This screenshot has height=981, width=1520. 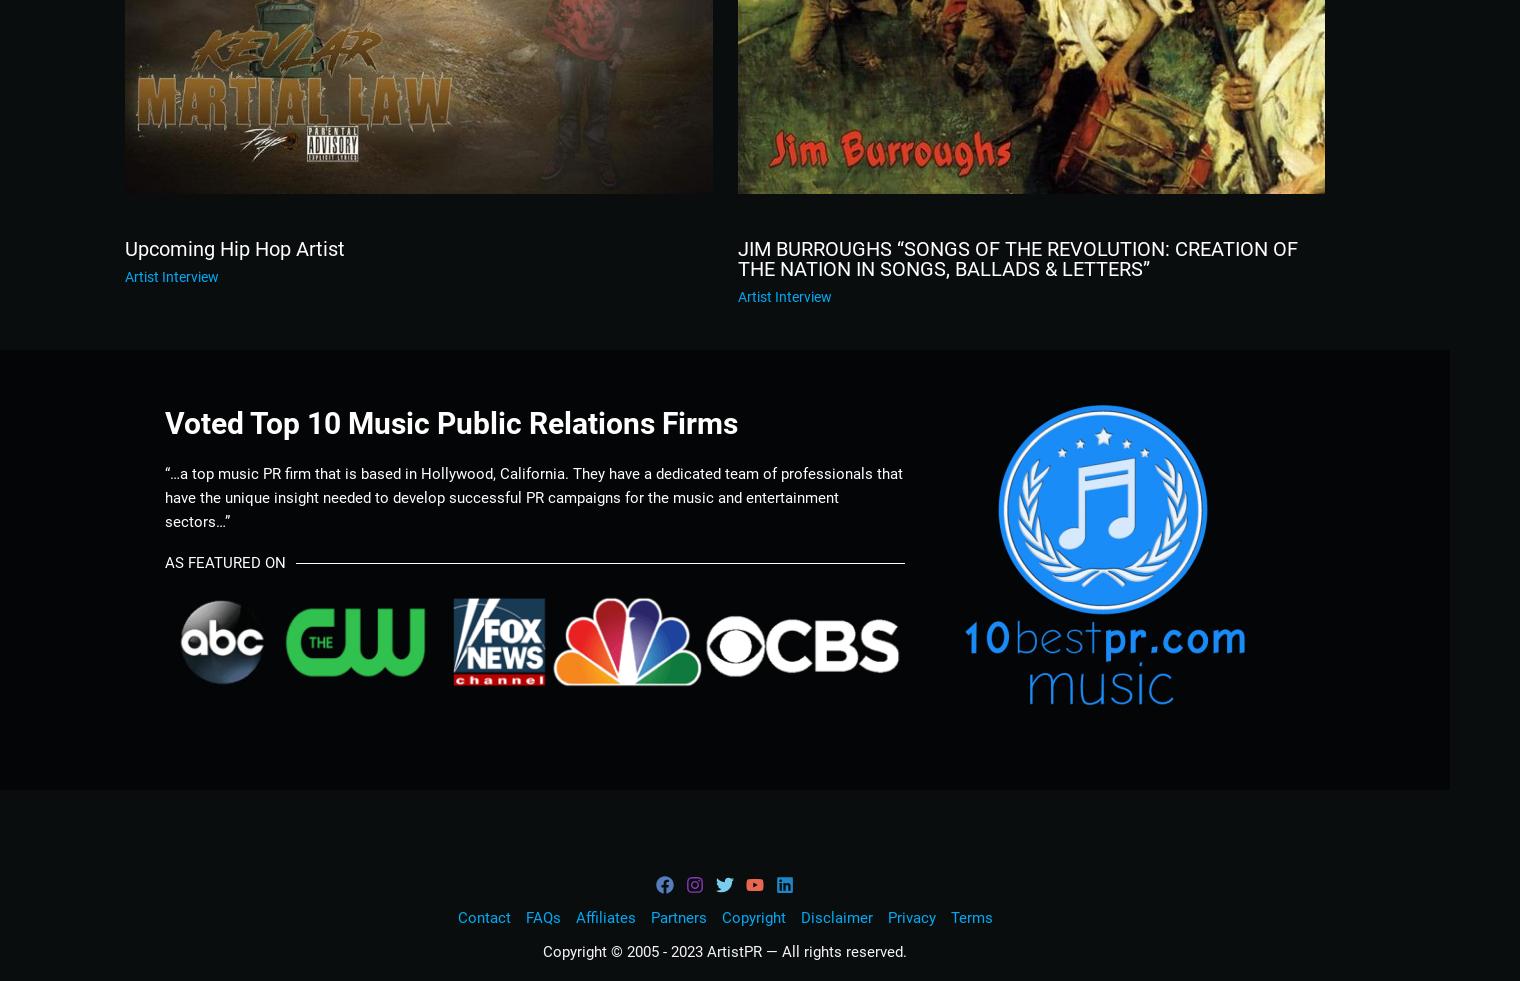 What do you see at coordinates (910, 918) in the screenshot?
I see `'Privacy'` at bounding box center [910, 918].